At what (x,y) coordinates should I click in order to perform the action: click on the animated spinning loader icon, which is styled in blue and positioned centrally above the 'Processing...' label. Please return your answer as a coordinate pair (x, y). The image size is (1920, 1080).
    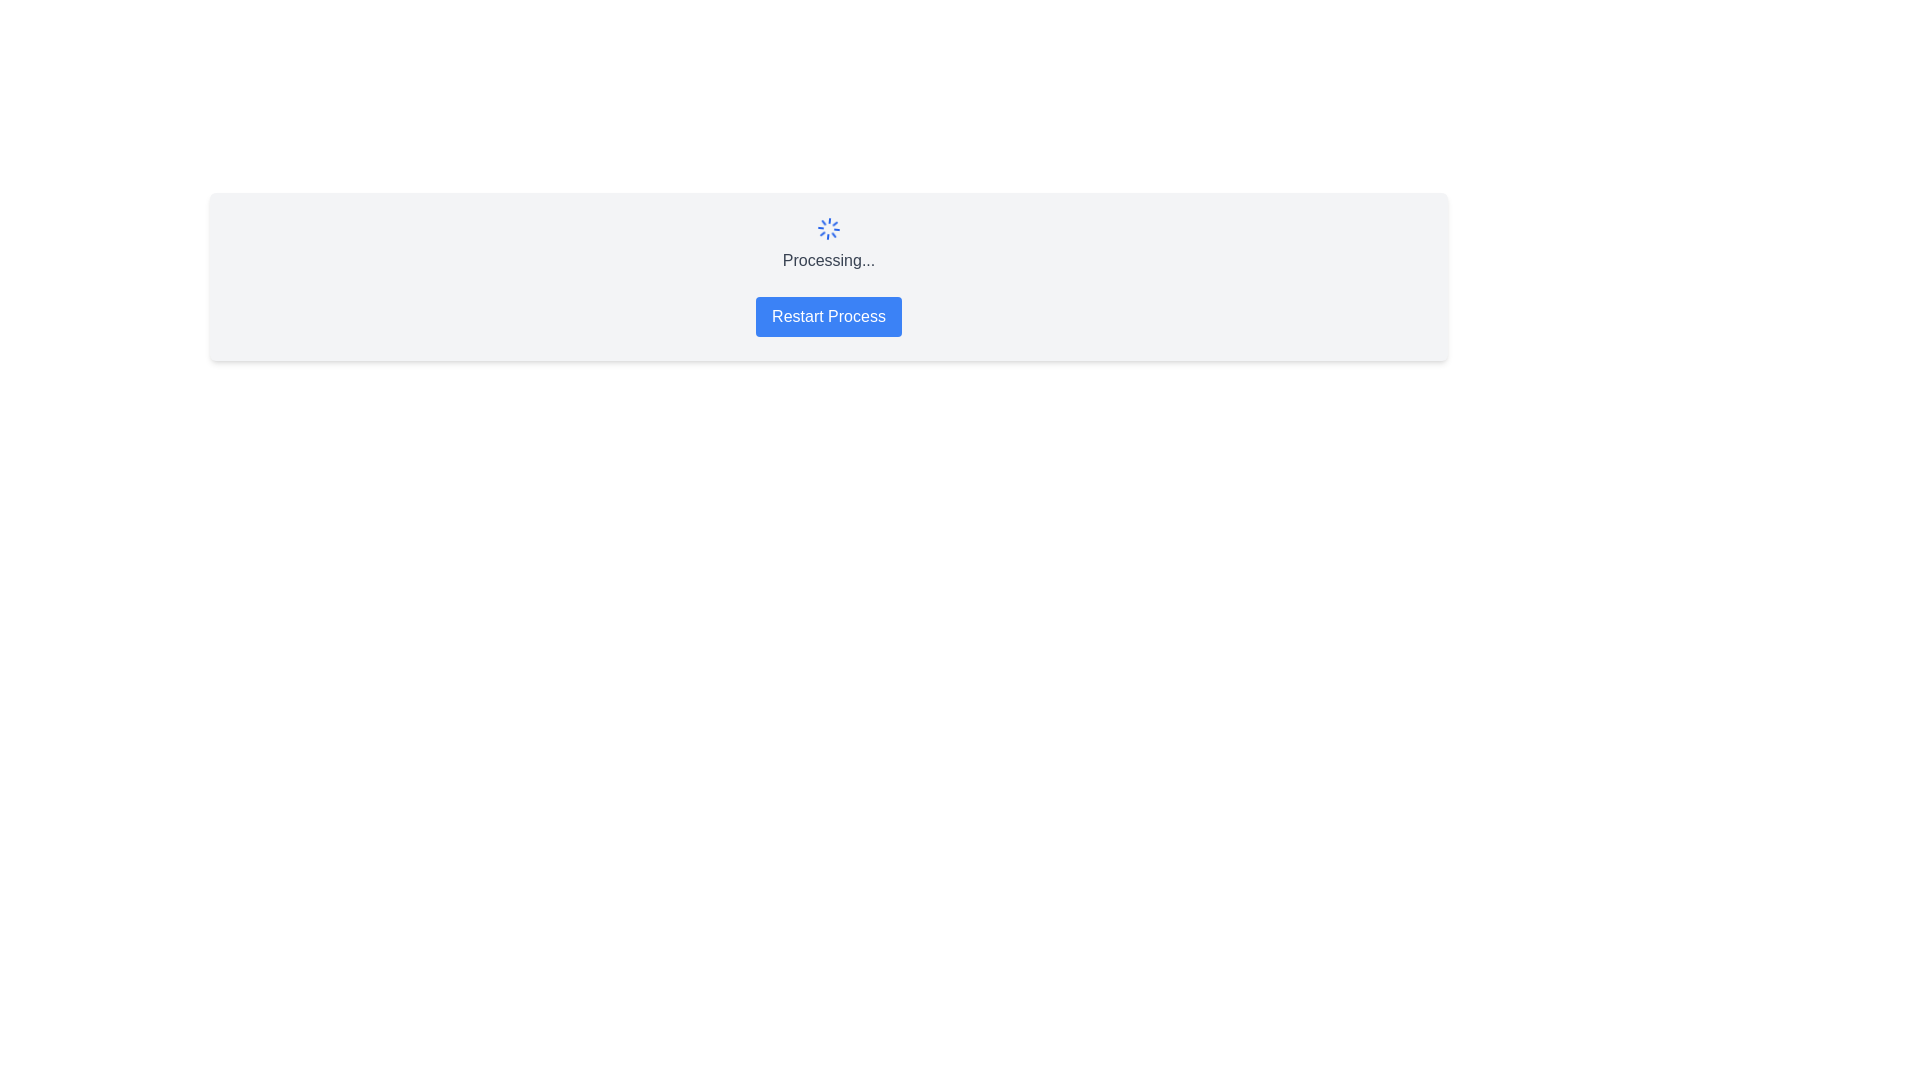
    Looking at the image, I should click on (829, 227).